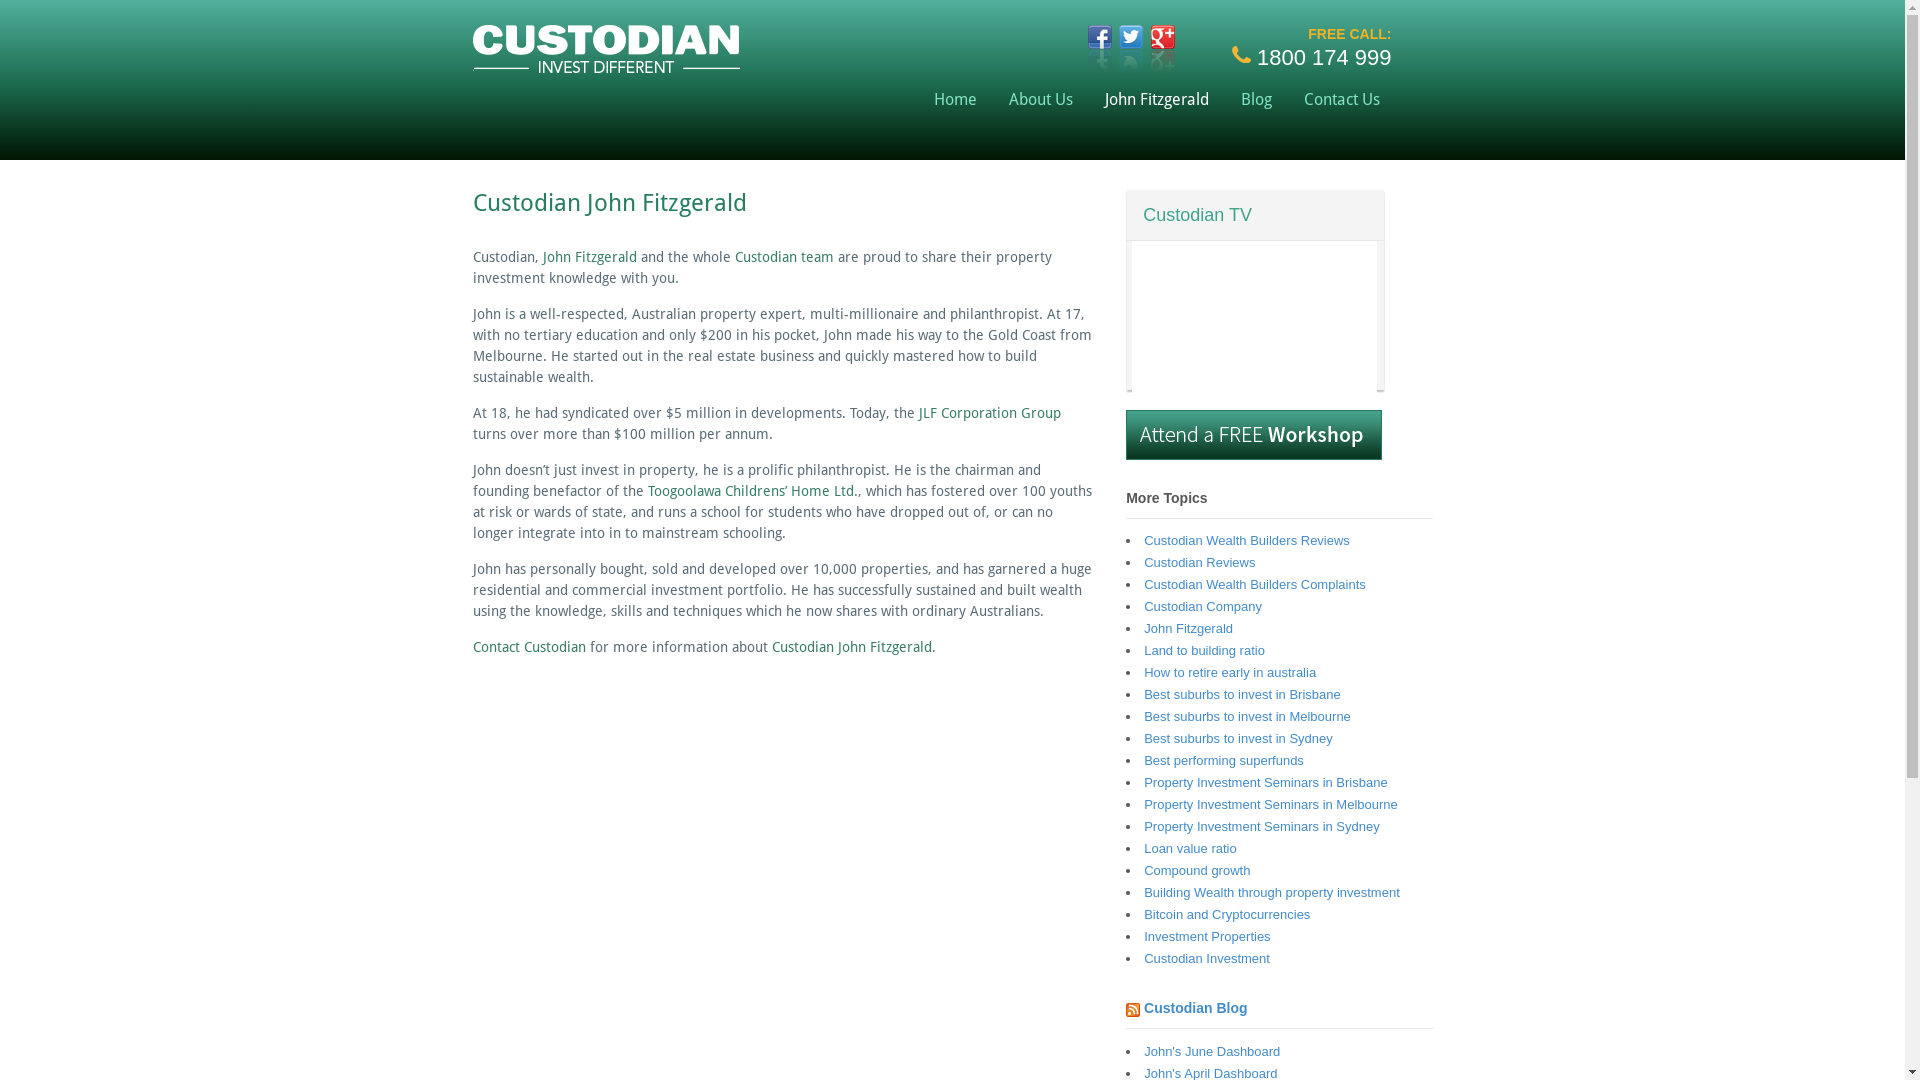 Image resolution: width=1920 pixels, height=1080 pixels. What do you see at coordinates (1246, 540) in the screenshot?
I see `'Custodian Wealth Builders Reviews'` at bounding box center [1246, 540].